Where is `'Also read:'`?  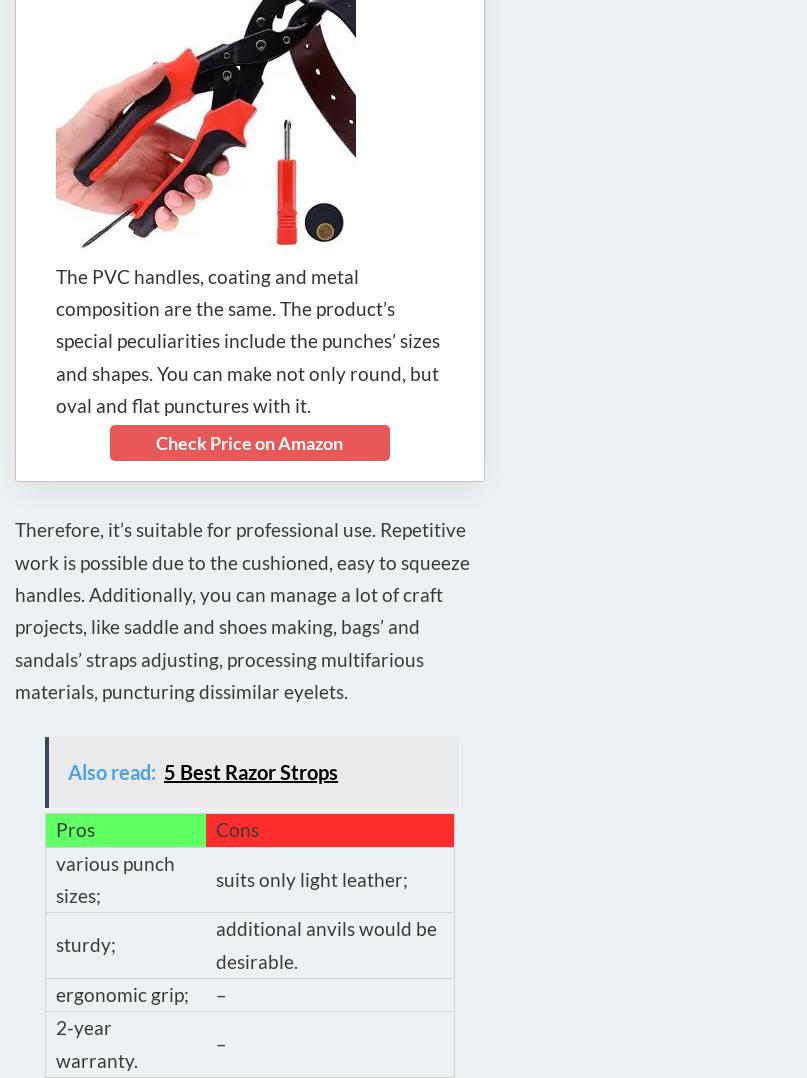
'Also read:' is located at coordinates (111, 770).